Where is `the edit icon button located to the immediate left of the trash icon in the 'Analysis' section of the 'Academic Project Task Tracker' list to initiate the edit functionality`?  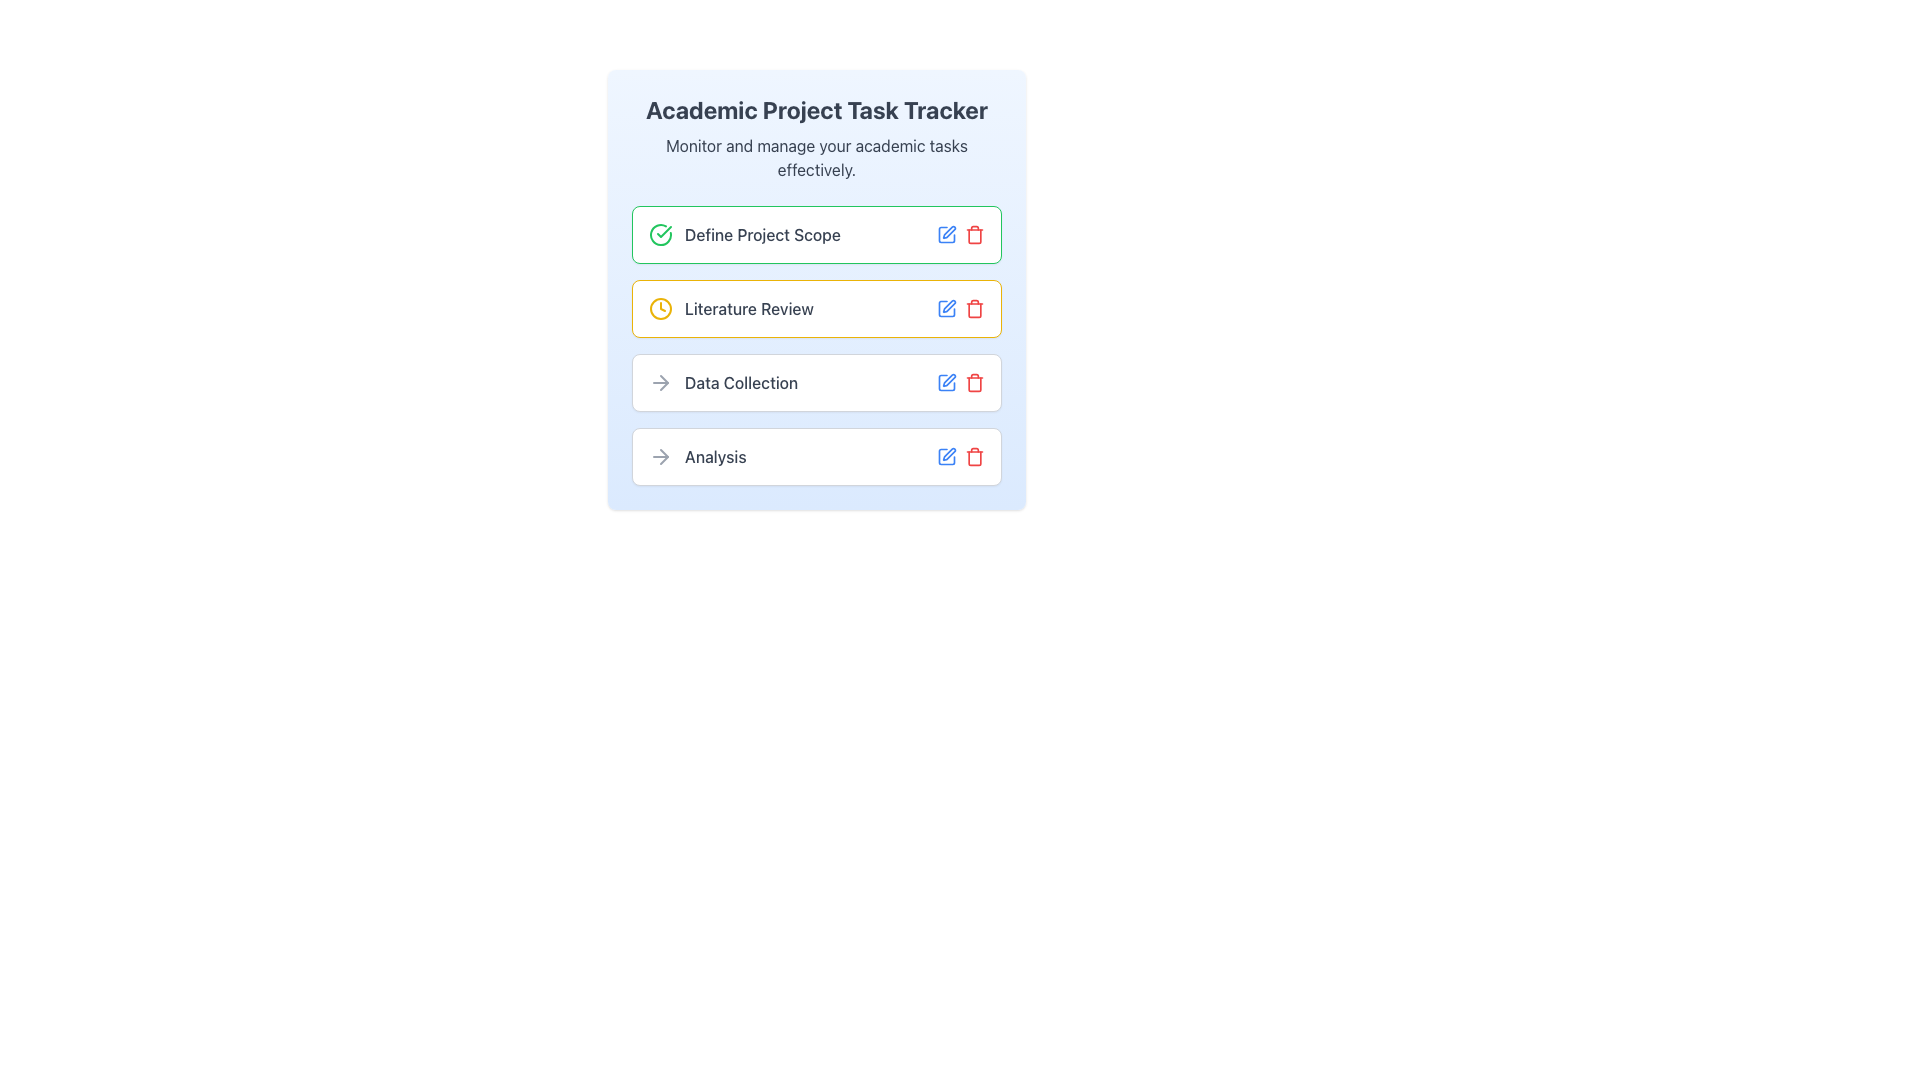 the edit icon button located to the immediate left of the trash icon in the 'Analysis' section of the 'Academic Project Task Tracker' list to initiate the edit functionality is located at coordinates (945, 456).